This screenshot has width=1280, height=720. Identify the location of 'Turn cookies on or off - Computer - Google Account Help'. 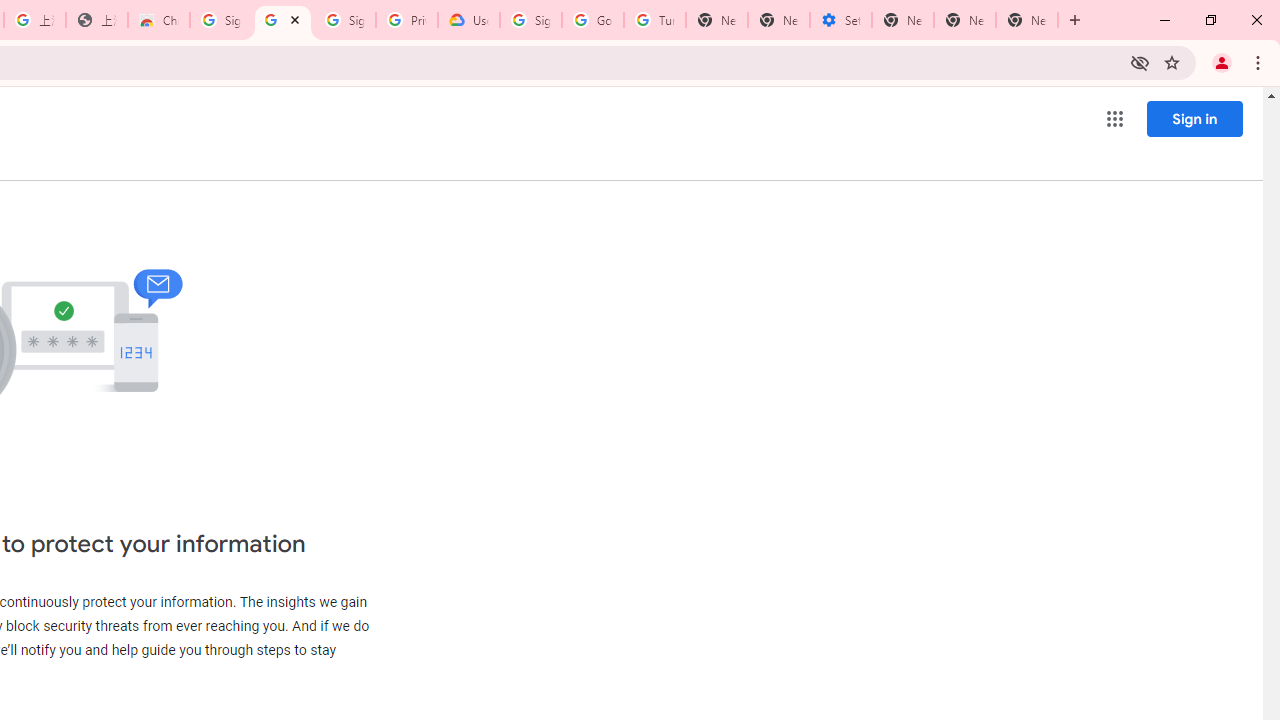
(654, 20).